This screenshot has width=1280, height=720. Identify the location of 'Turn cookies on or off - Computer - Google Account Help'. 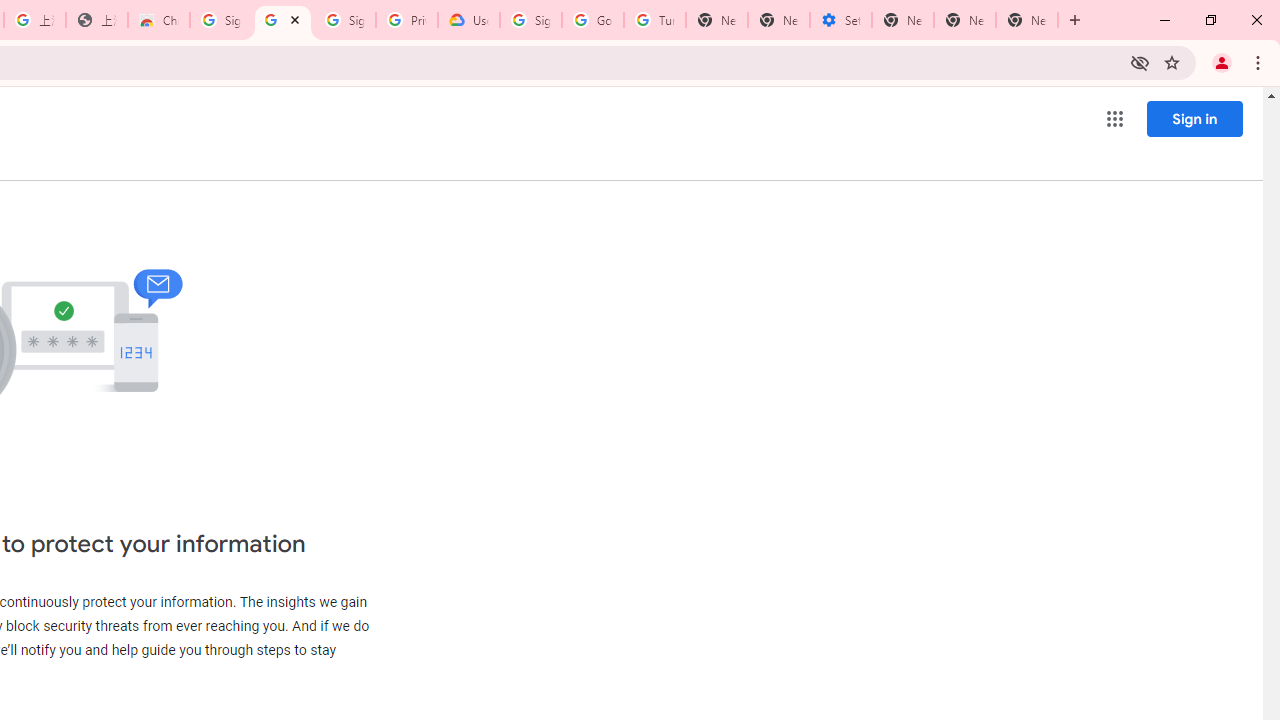
(654, 20).